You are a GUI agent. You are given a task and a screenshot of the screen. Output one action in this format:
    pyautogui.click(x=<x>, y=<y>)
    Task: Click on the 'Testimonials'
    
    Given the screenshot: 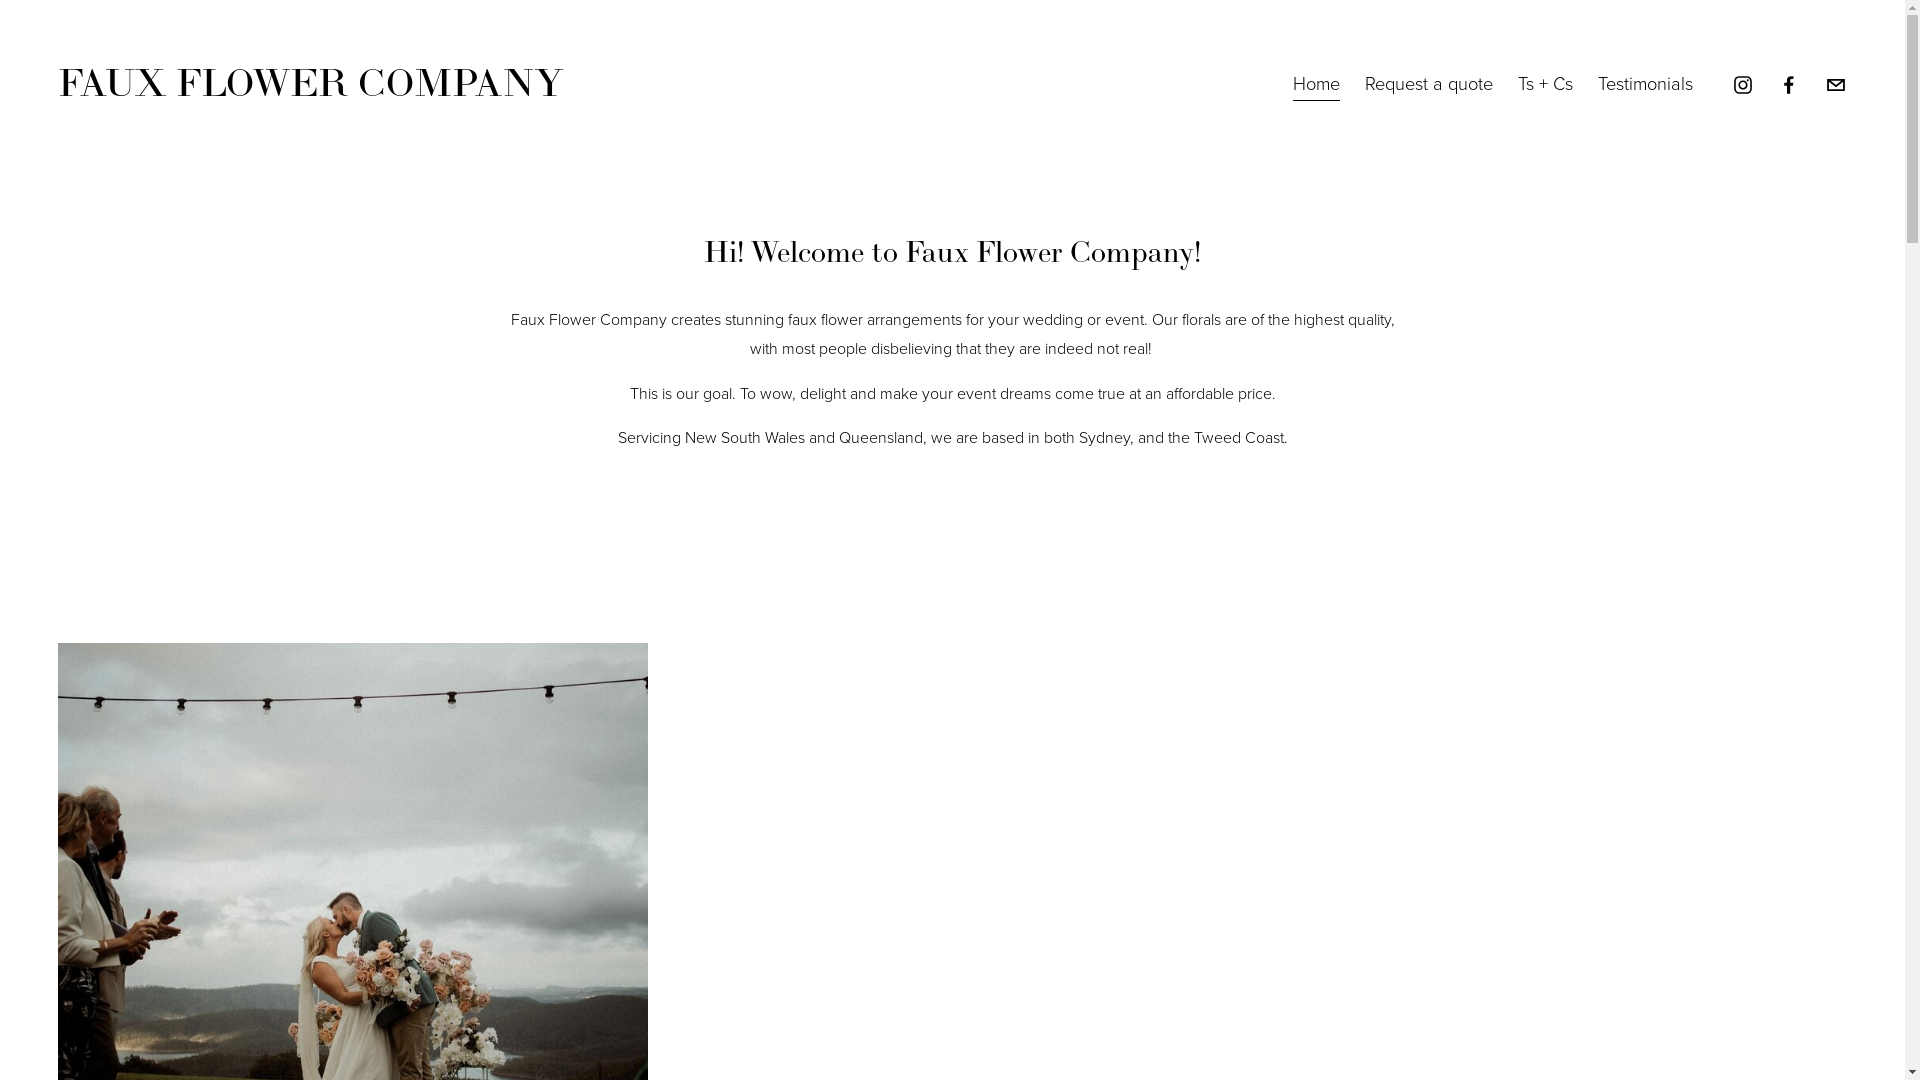 What is the action you would take?
    pyautogui.click(x=1645, y=84)
    